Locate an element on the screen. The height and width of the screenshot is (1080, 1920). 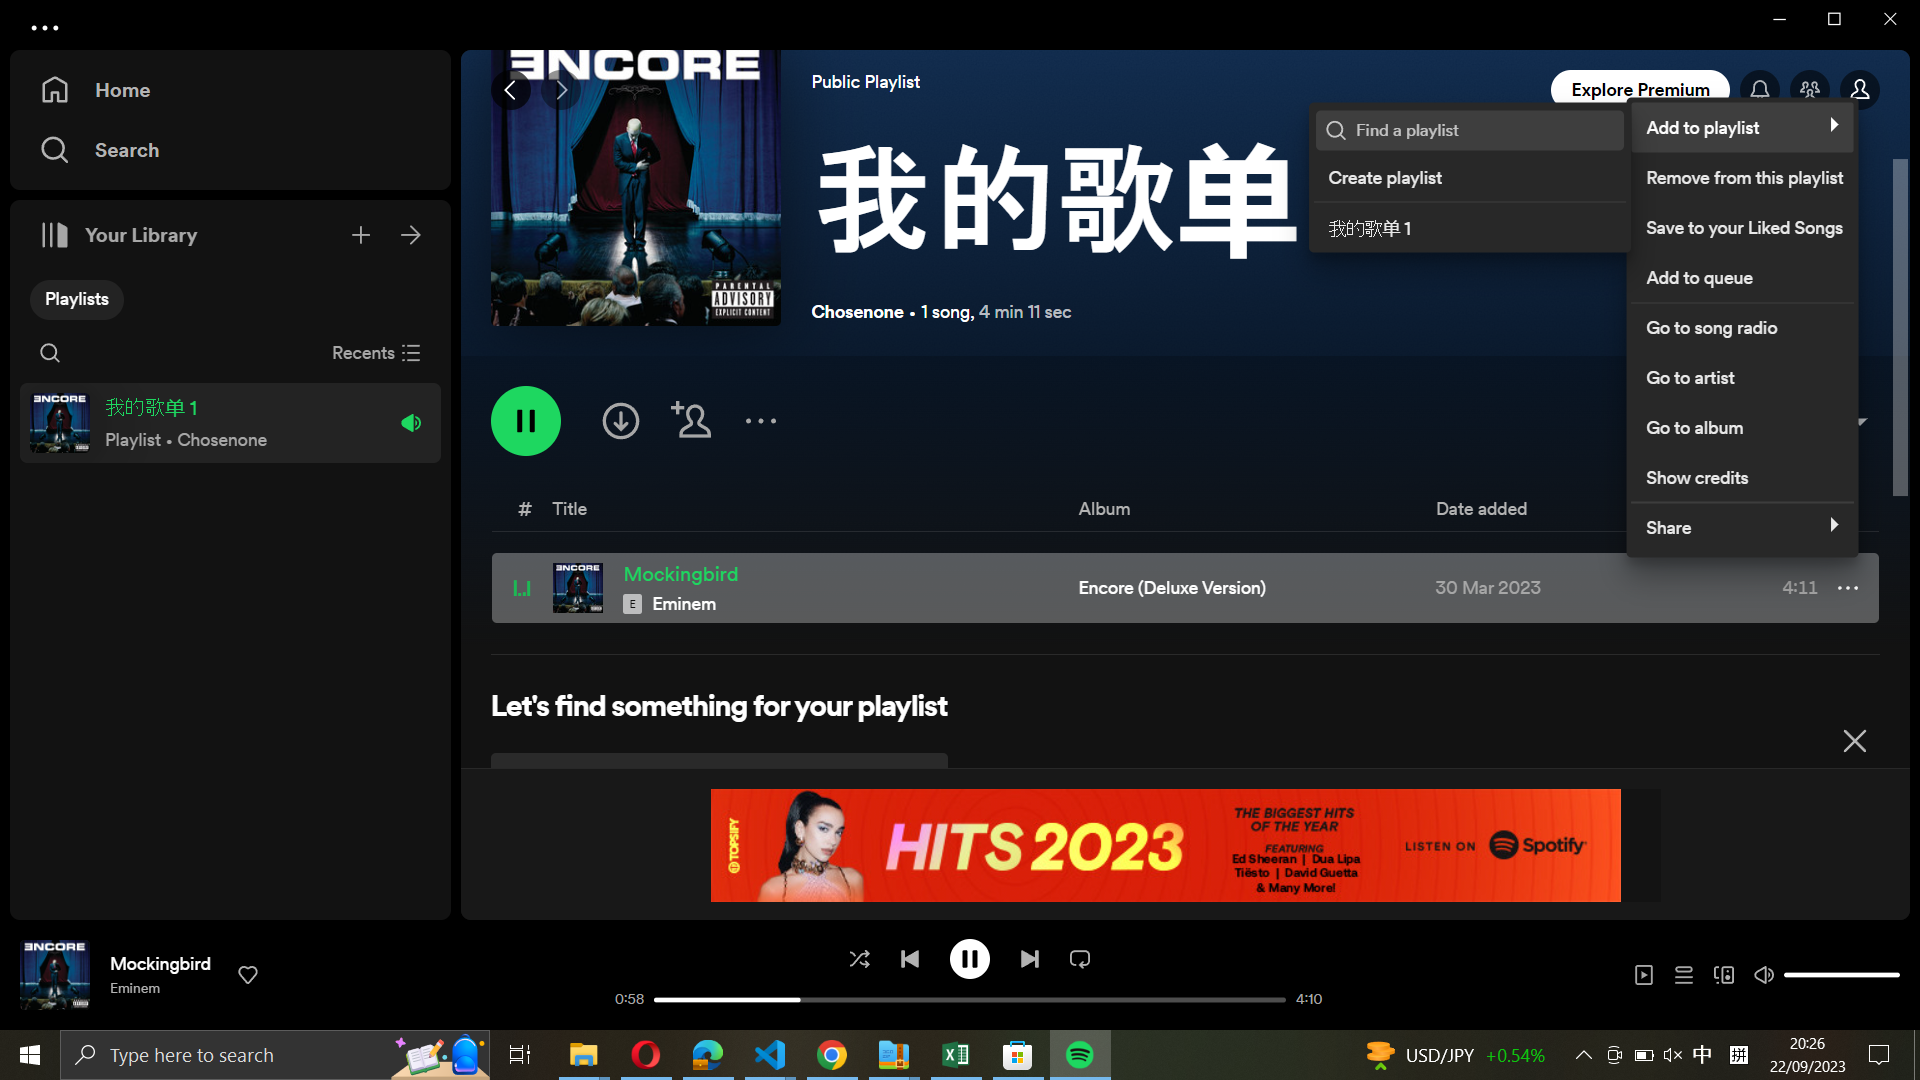
Finish the advertisement viewing is located at coordinates (1853, 737).